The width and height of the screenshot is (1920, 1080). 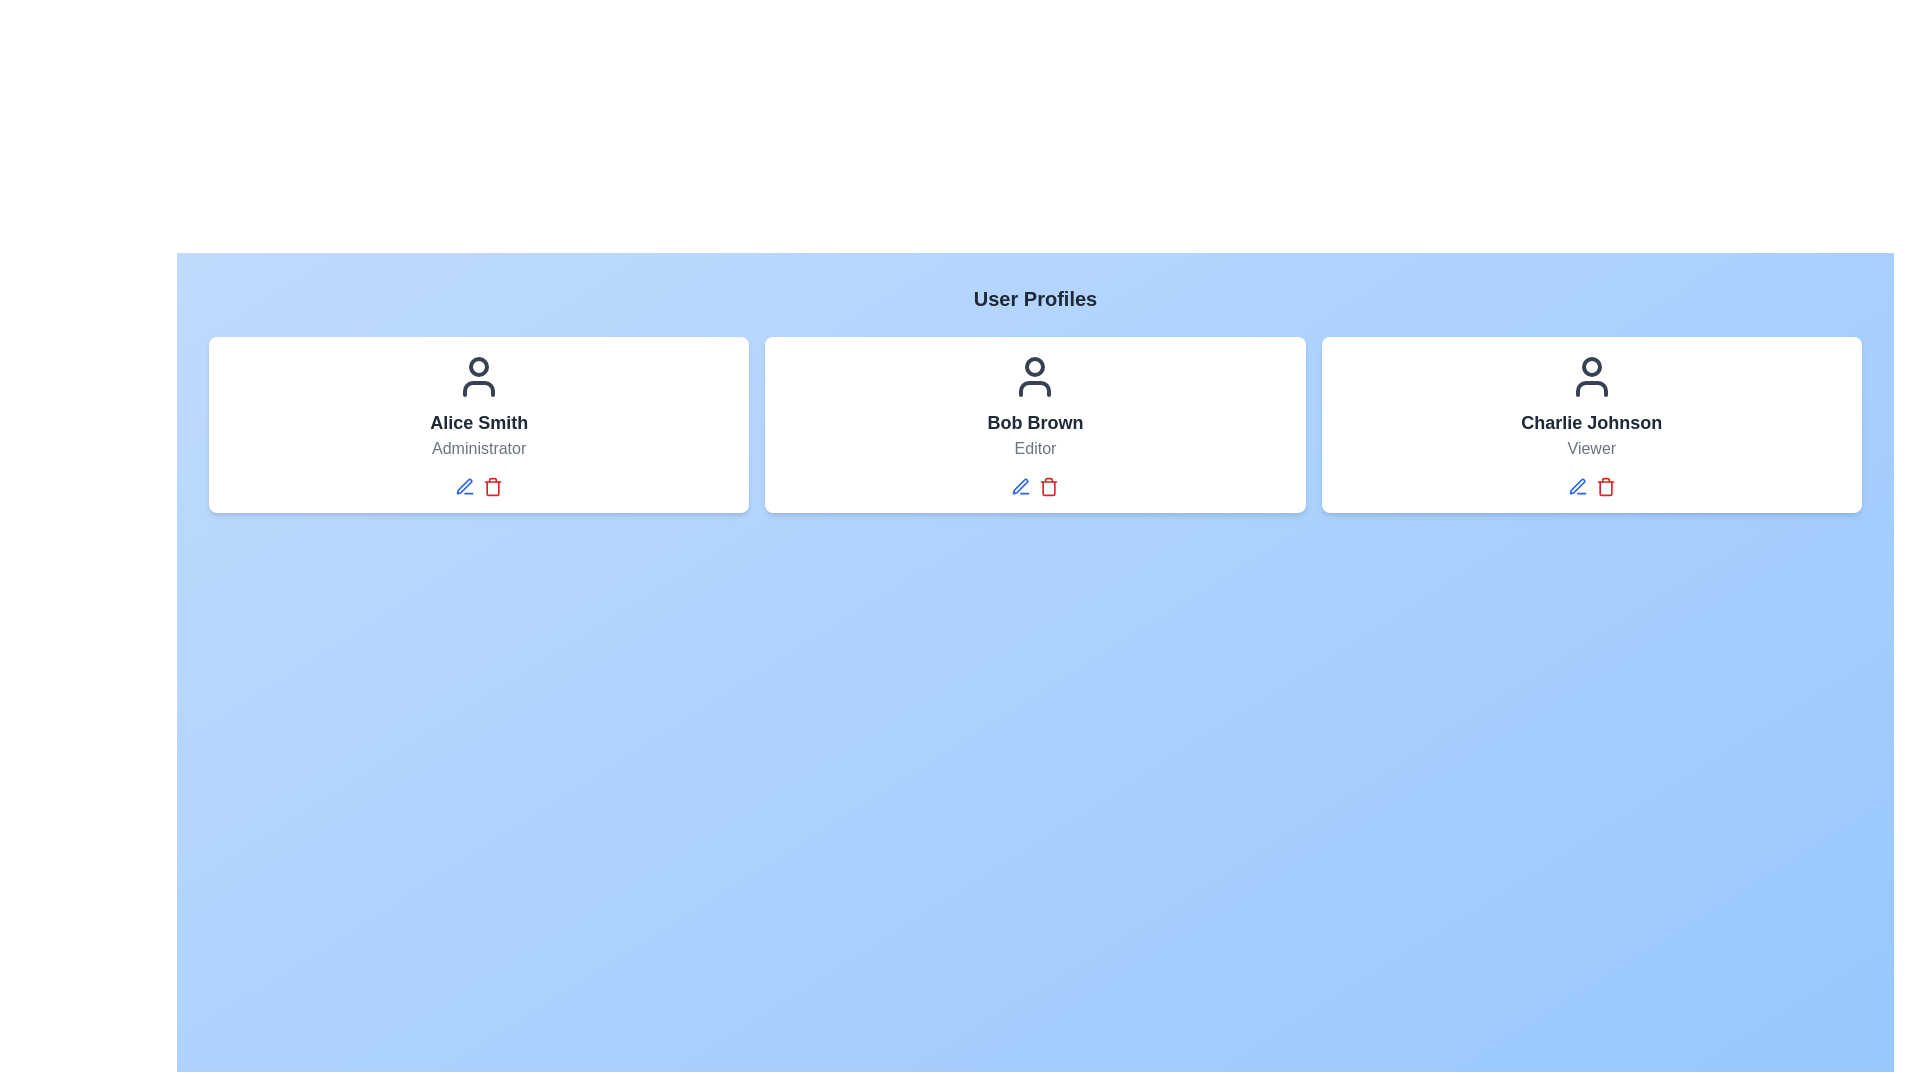 What do you see at coordinates (1605, 486) in the screenshot?
I see `the red trash bin icon located within Charlie Johnson's user profile card` at bounding box center [1605, 486].